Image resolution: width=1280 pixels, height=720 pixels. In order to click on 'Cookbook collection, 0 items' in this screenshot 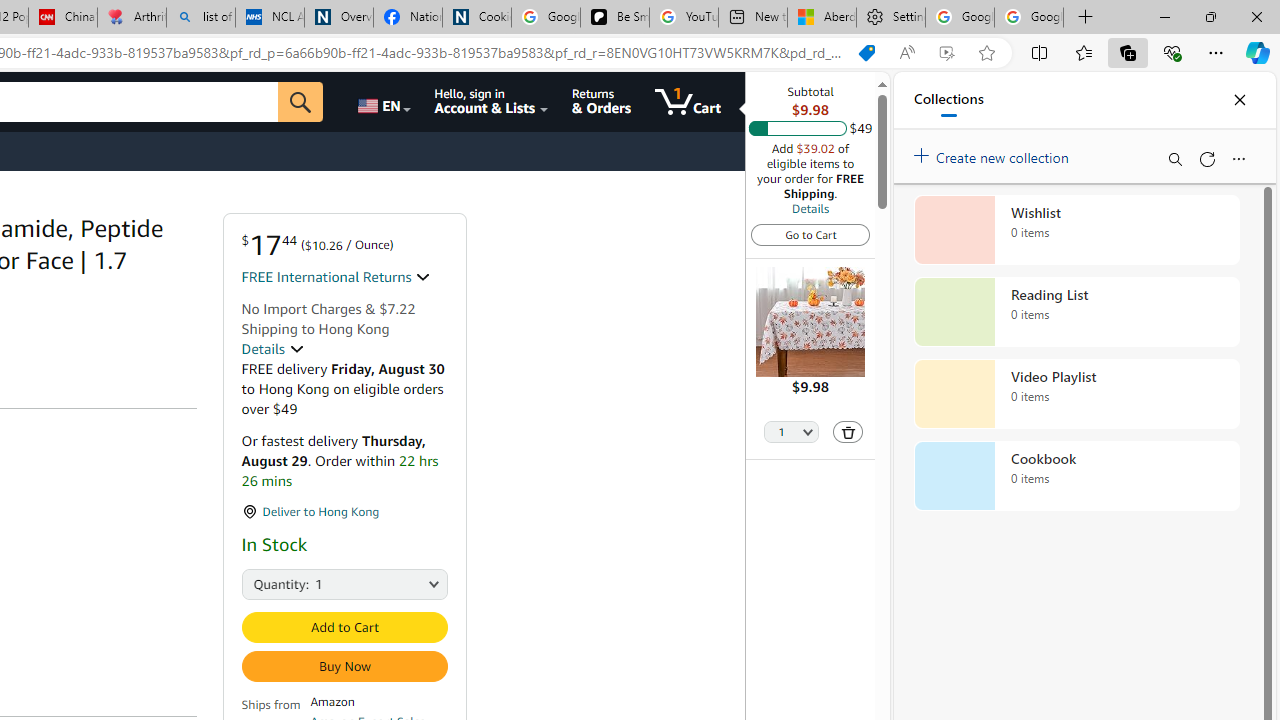, I will do `click(1076, 475)`.